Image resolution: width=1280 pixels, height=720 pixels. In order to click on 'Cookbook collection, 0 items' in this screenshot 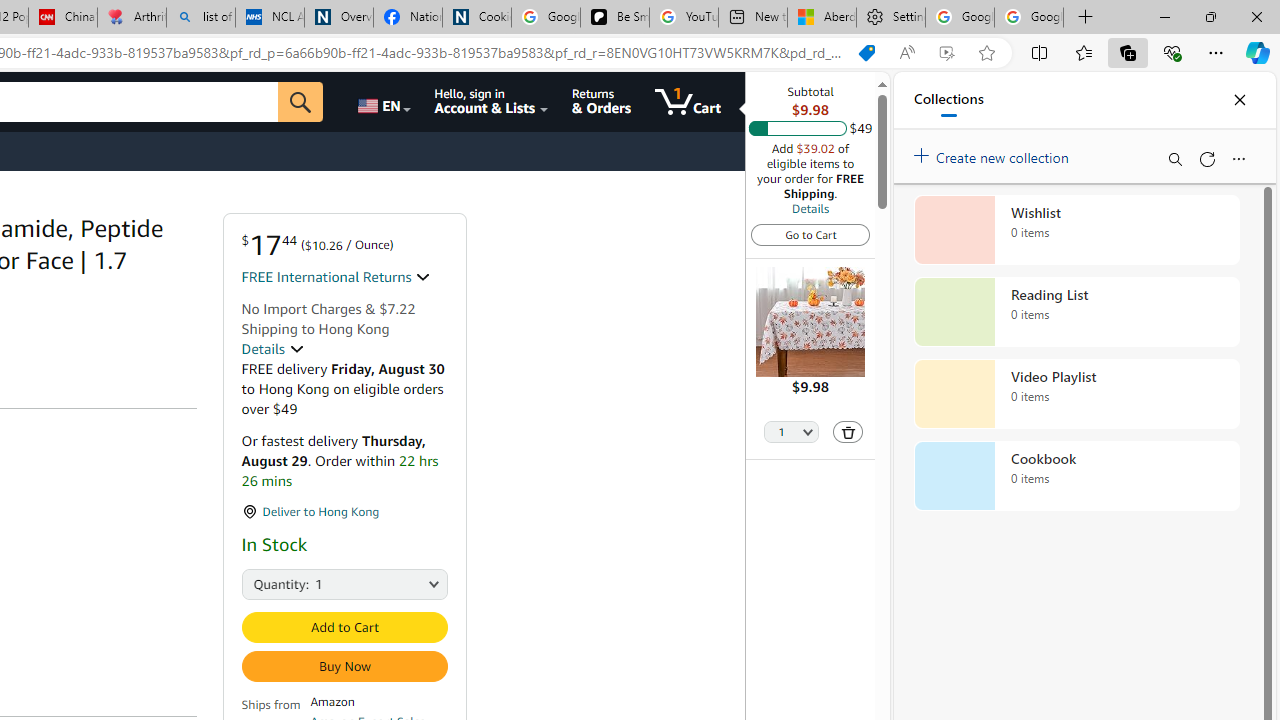, I will do `click(1076, 475)`.